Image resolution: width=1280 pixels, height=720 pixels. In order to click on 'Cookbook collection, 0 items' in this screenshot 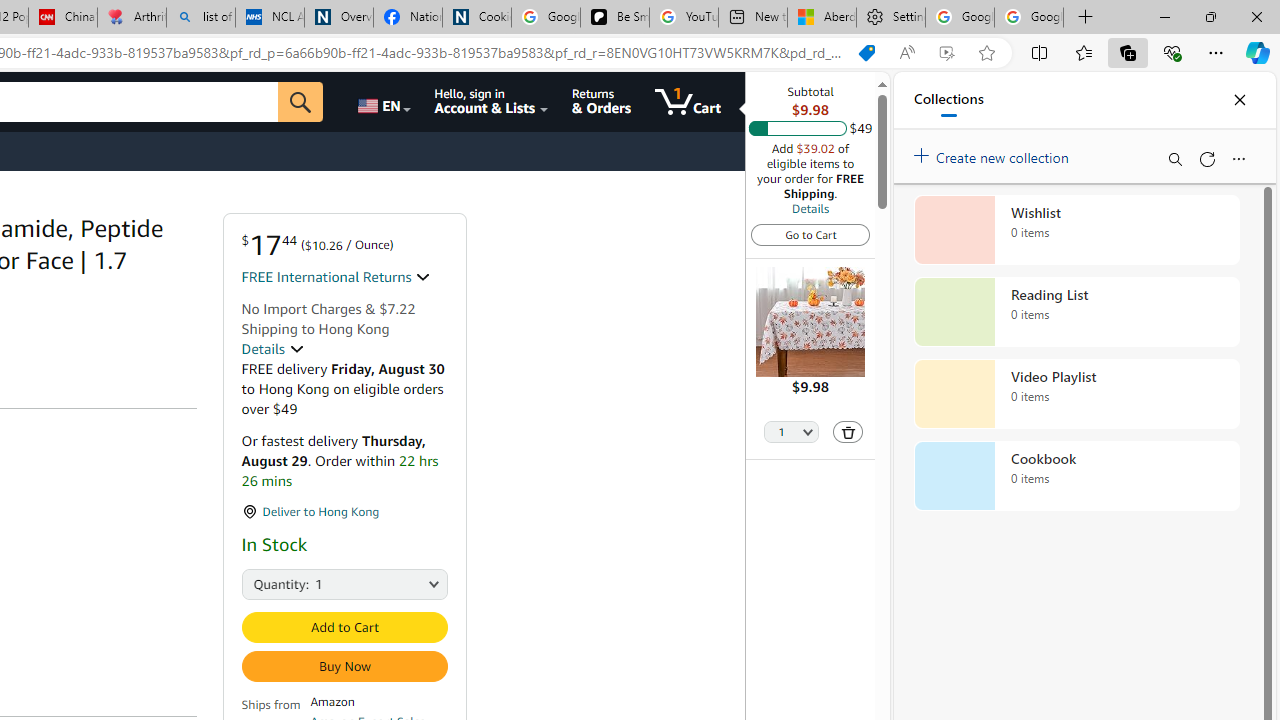, I will do `click(1076, 475)`.